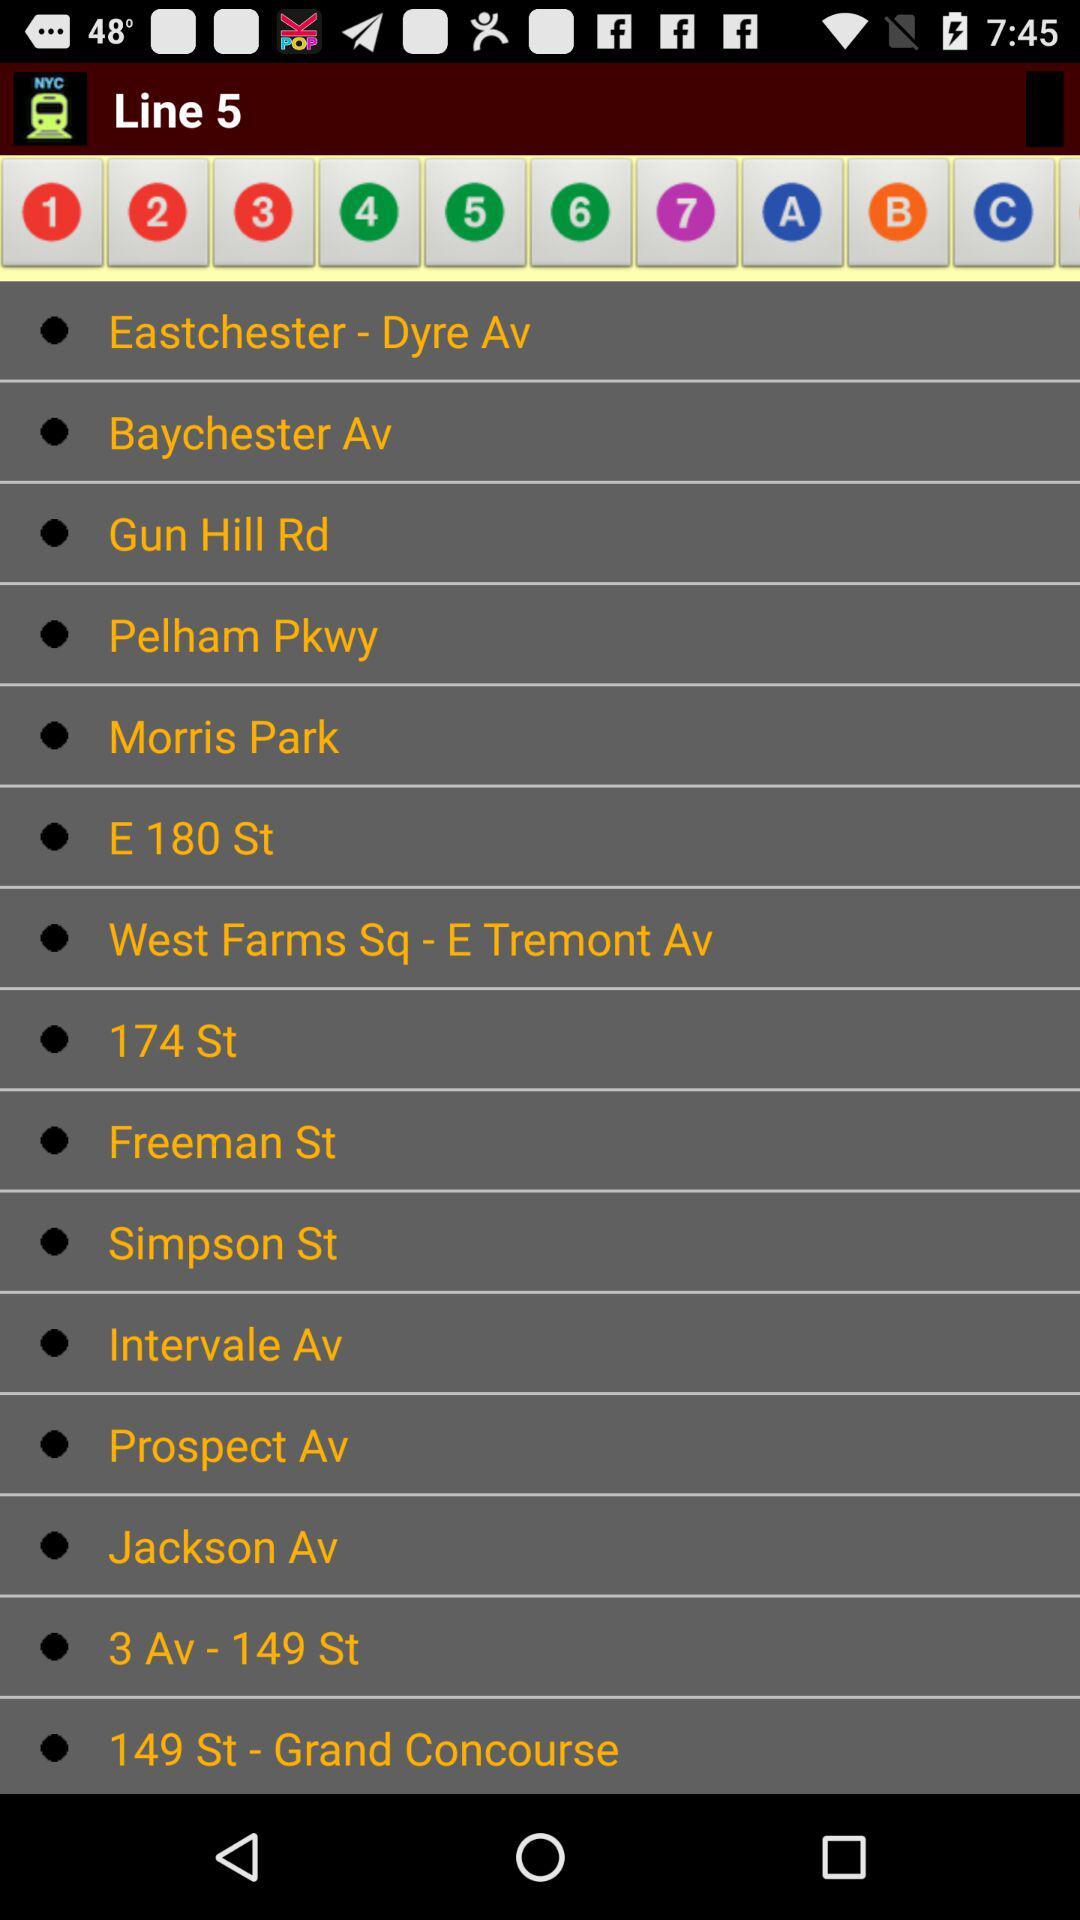 This screenshot has width=1080, height=1920. I want to click on the alphabet which is to the first left of c, so click(897, 217).